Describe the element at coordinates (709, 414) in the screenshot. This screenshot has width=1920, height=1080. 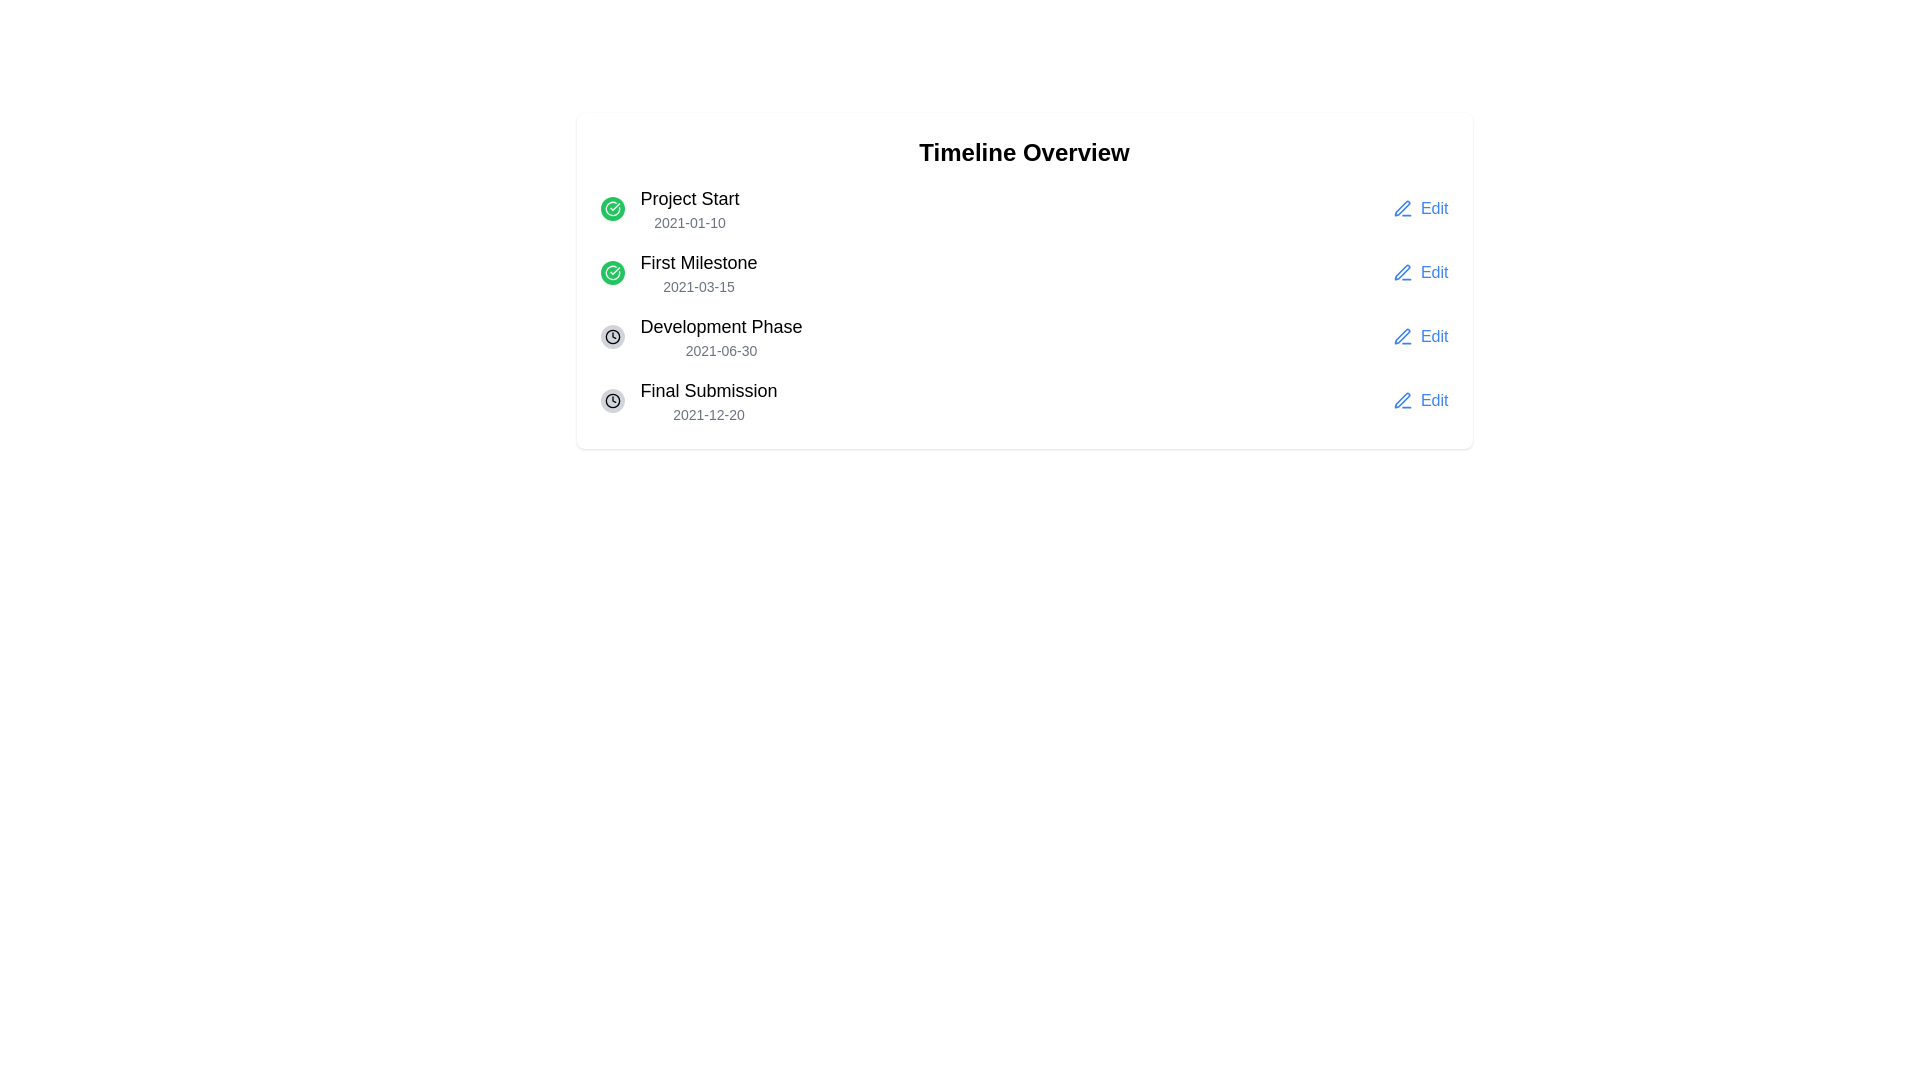
I see `date displayed in the text element showing '2021-12-20', which is right-aligned under the 'Final Submission' label in the timeline overview section` at that location.